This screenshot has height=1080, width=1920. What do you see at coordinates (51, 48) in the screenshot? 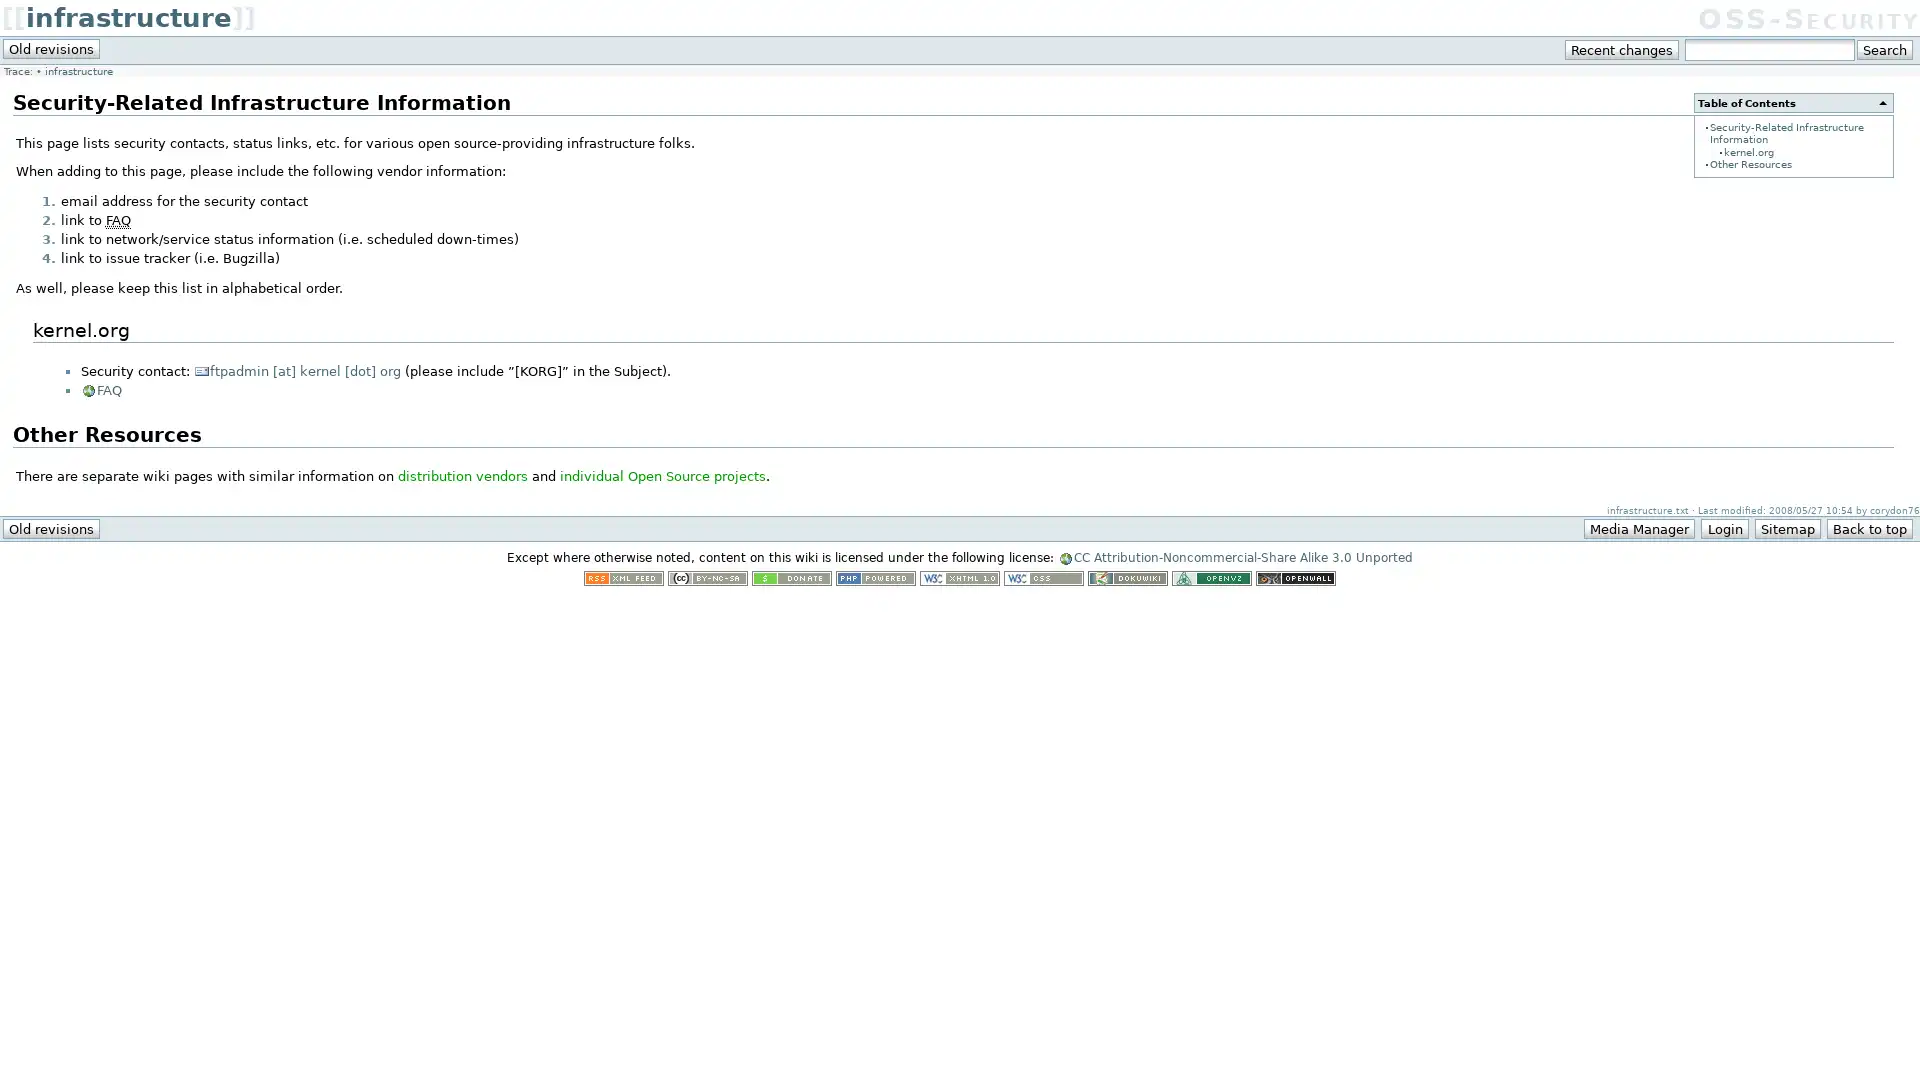
I see `Old revisions` at bounding box center [51, 48].